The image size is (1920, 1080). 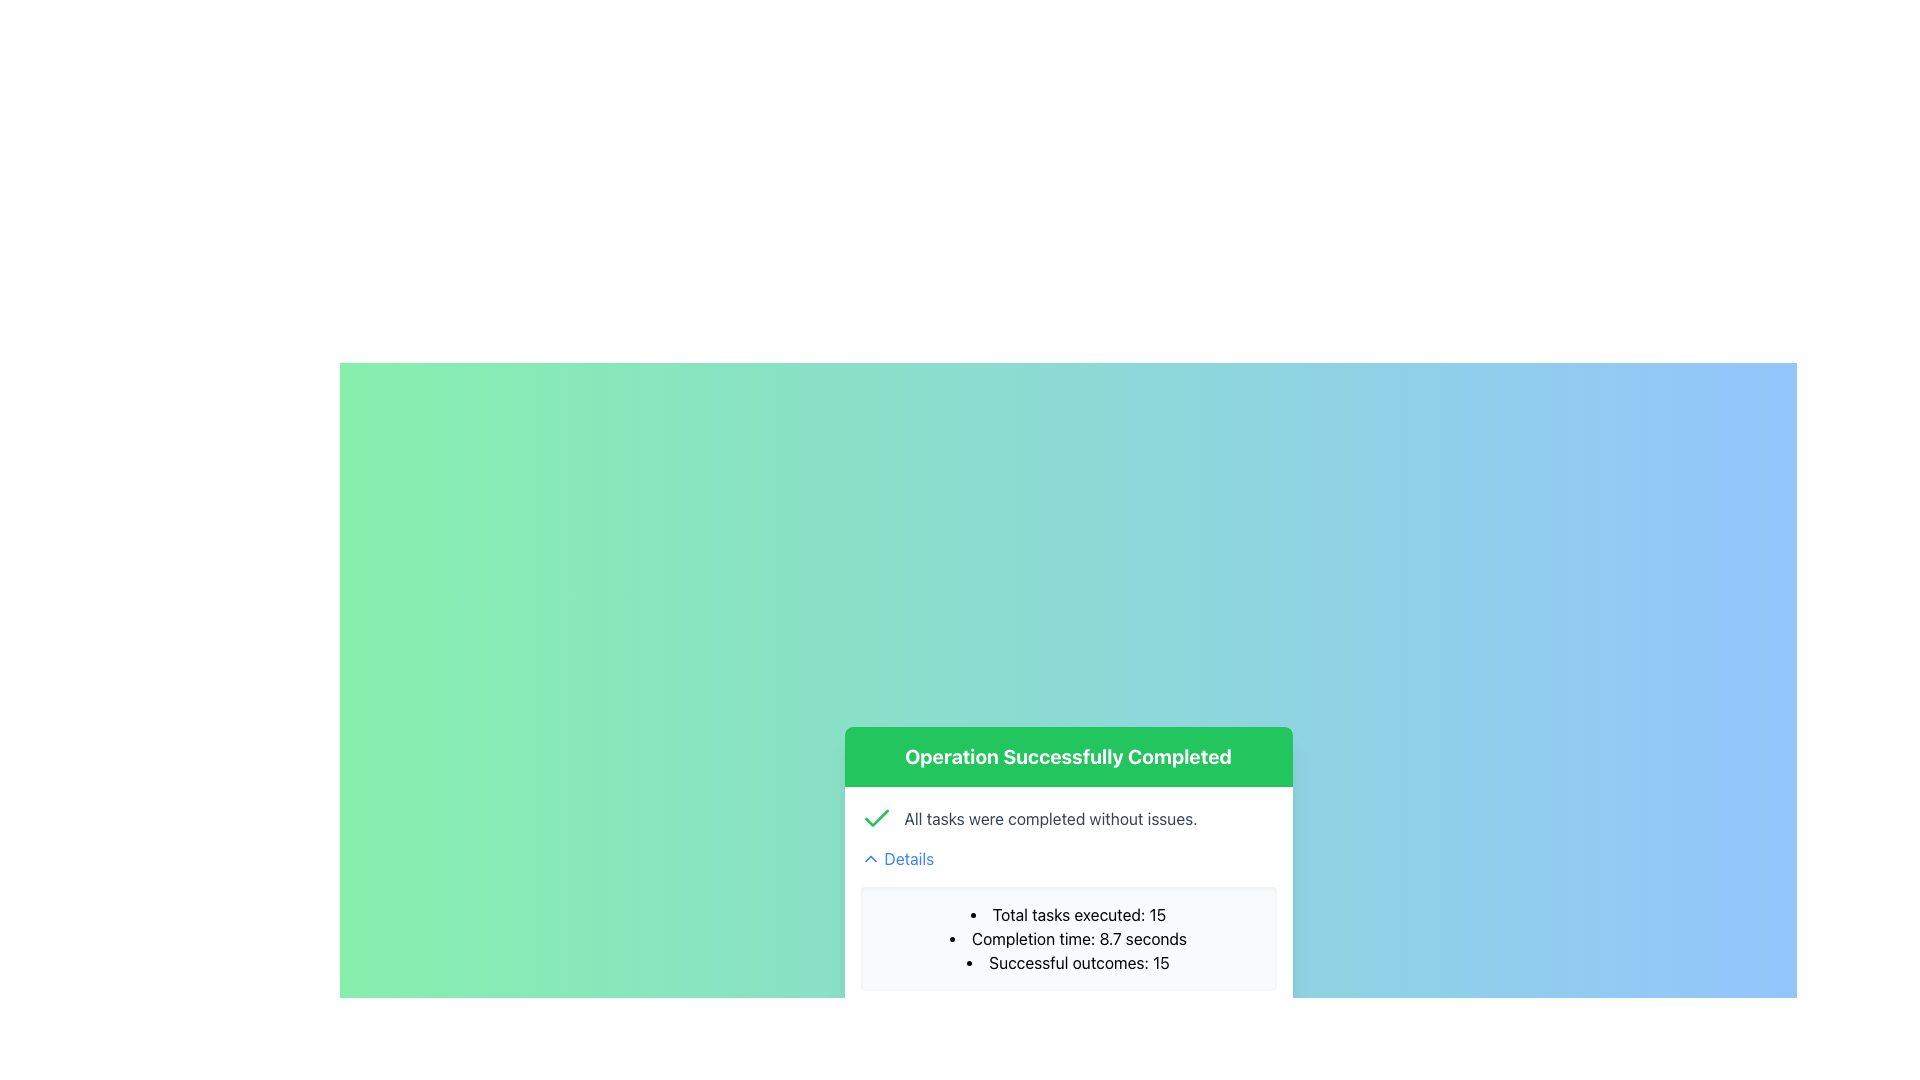 I want to click on the green banner displaying 'Operation Successfully Completed', which is located at the top of the notification card layout, so click(x=1067, y=756).